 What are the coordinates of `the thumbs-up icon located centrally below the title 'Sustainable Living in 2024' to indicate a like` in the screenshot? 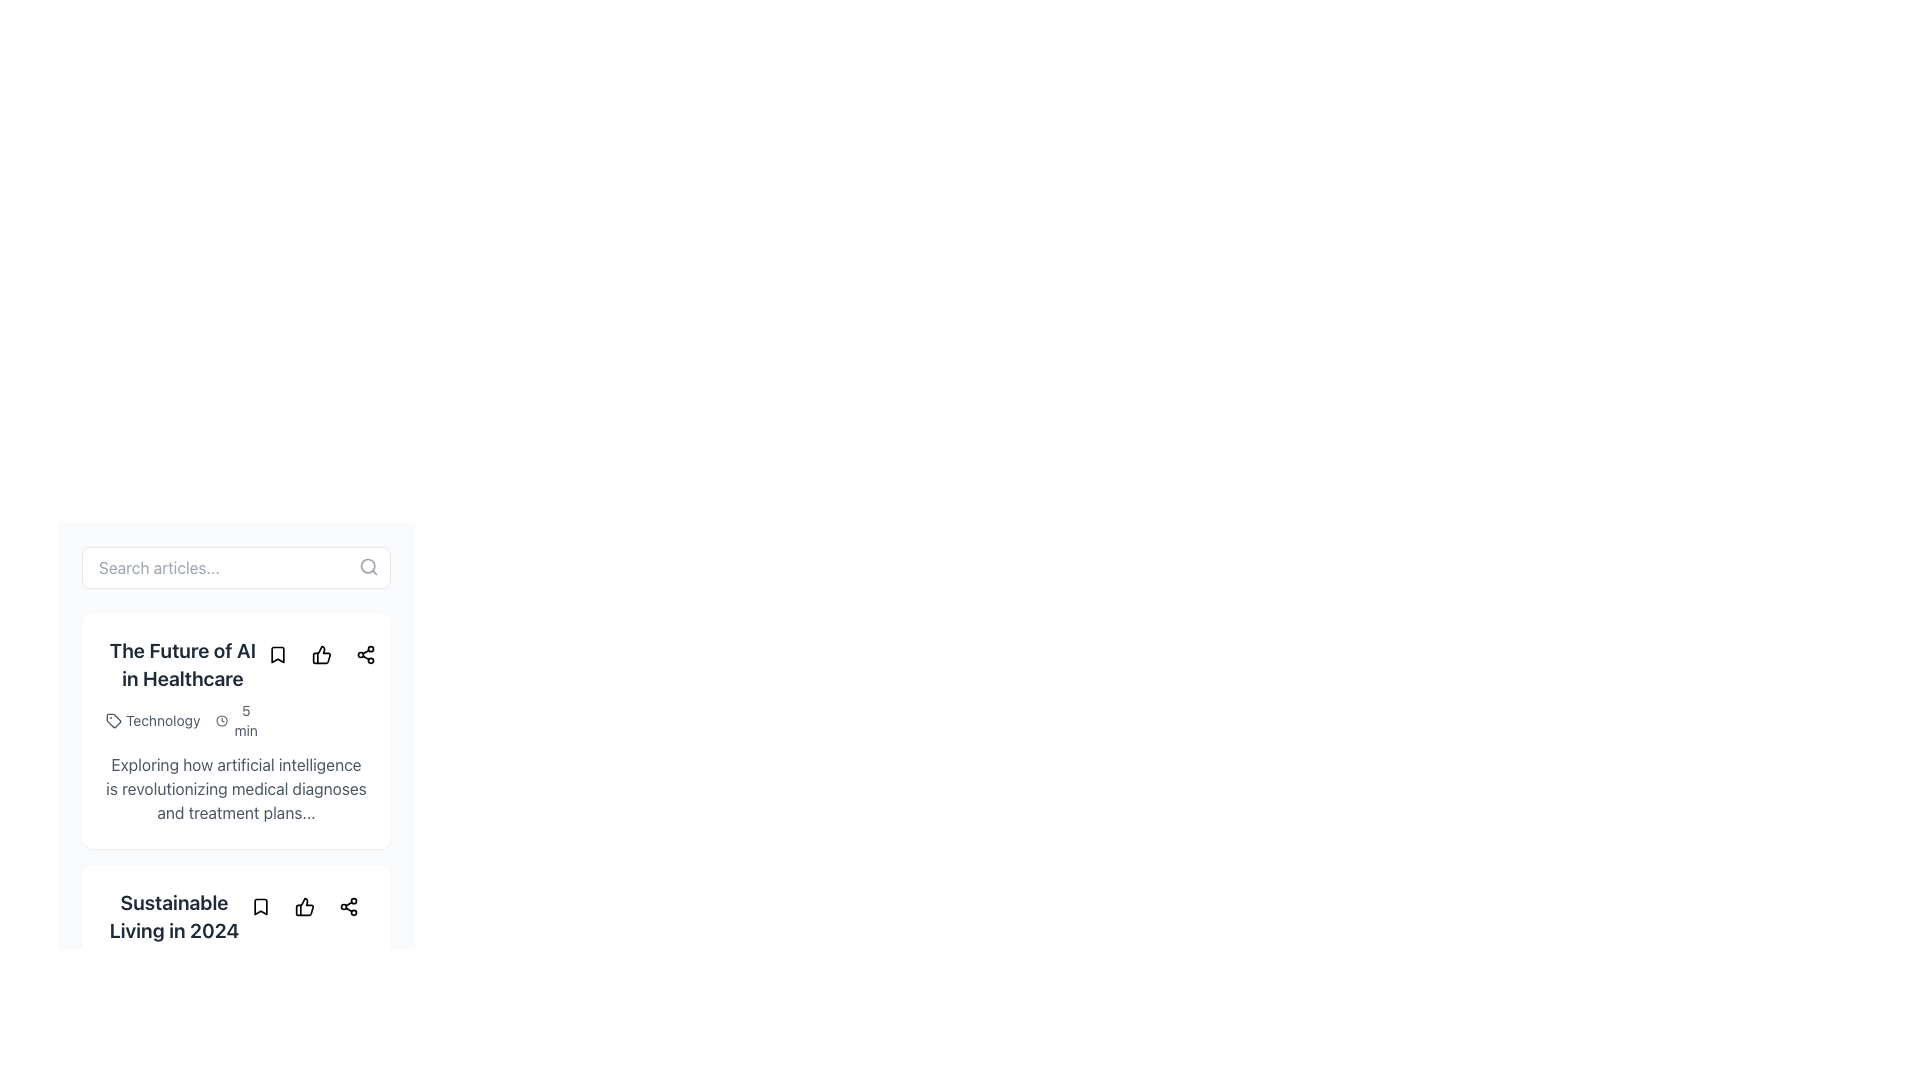 It's located at (304, 906).